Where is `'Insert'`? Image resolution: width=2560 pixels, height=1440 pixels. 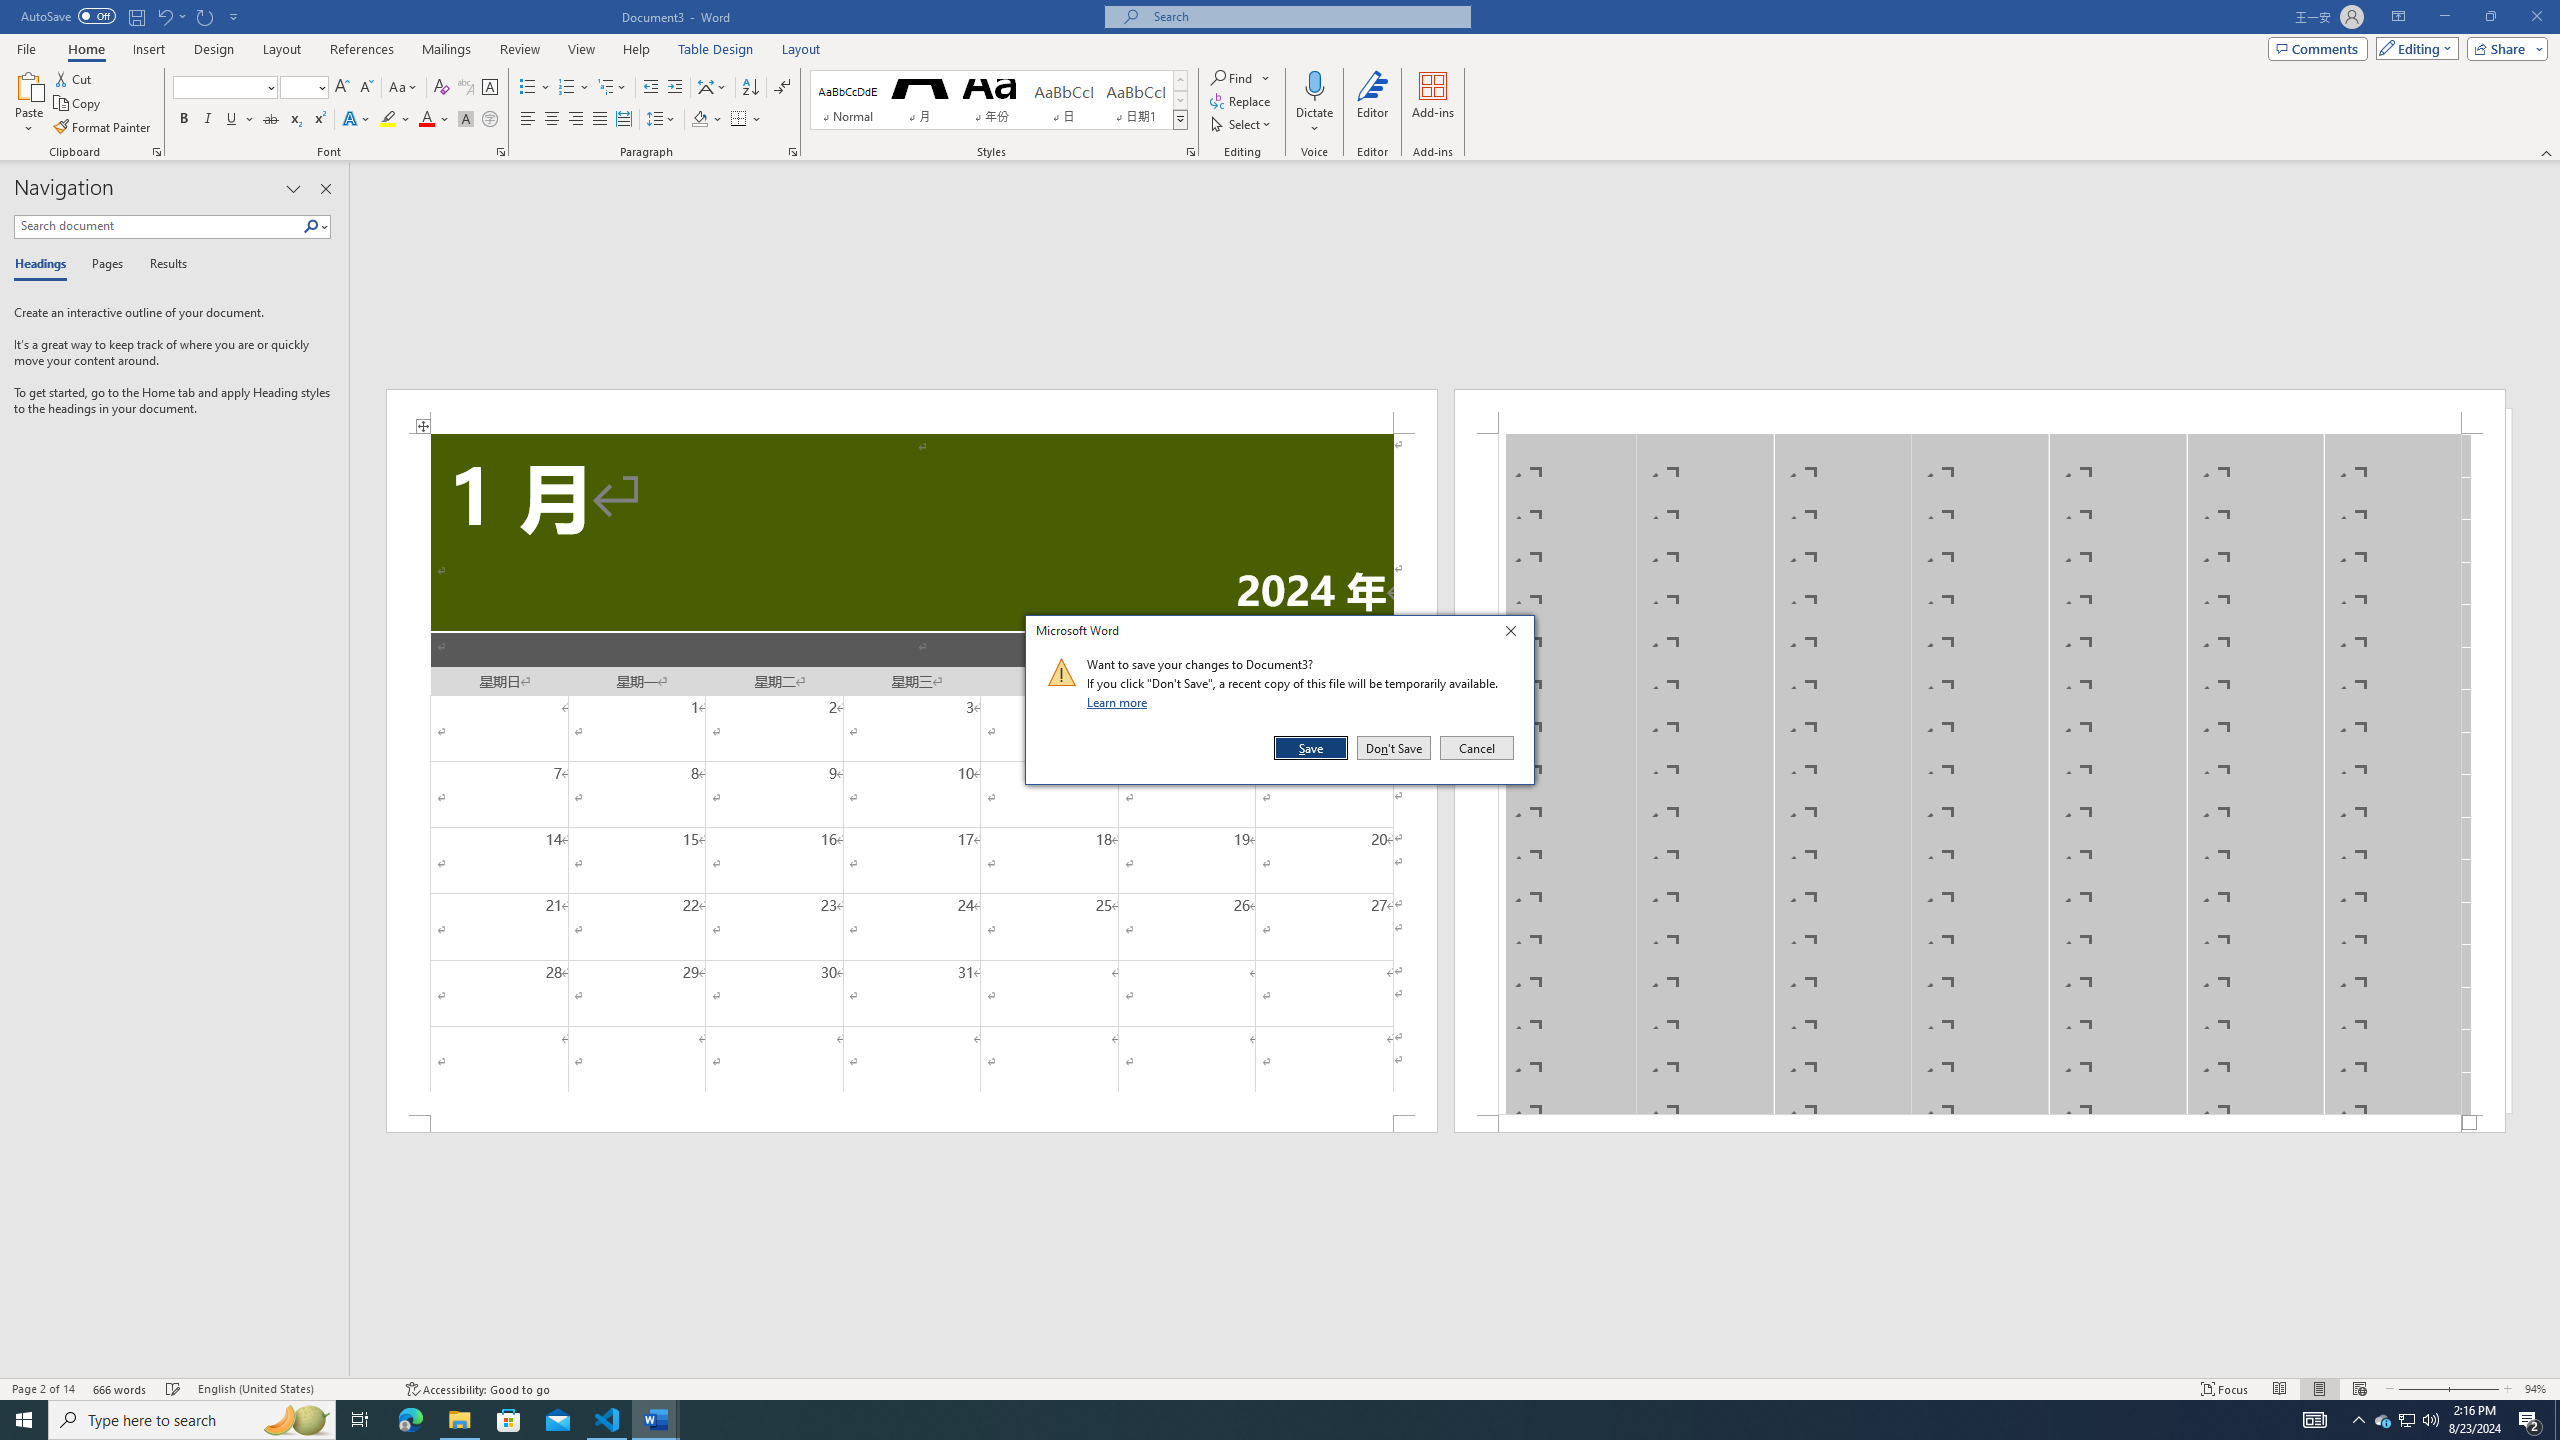 'Insert' is located at coordinates (147, 49).